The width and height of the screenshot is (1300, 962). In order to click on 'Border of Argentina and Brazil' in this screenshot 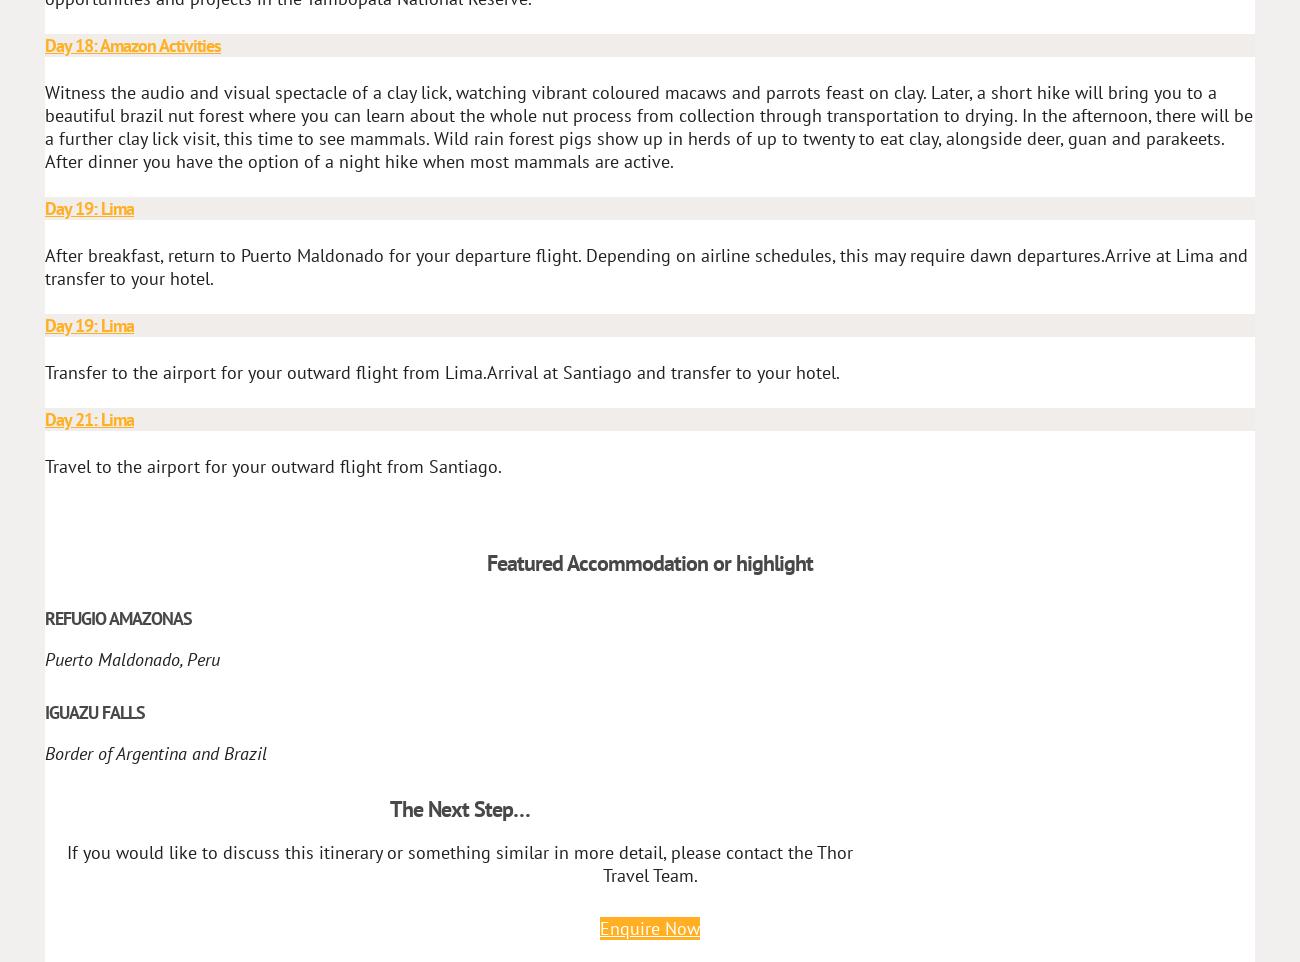, I will do `click(155, 752)`.